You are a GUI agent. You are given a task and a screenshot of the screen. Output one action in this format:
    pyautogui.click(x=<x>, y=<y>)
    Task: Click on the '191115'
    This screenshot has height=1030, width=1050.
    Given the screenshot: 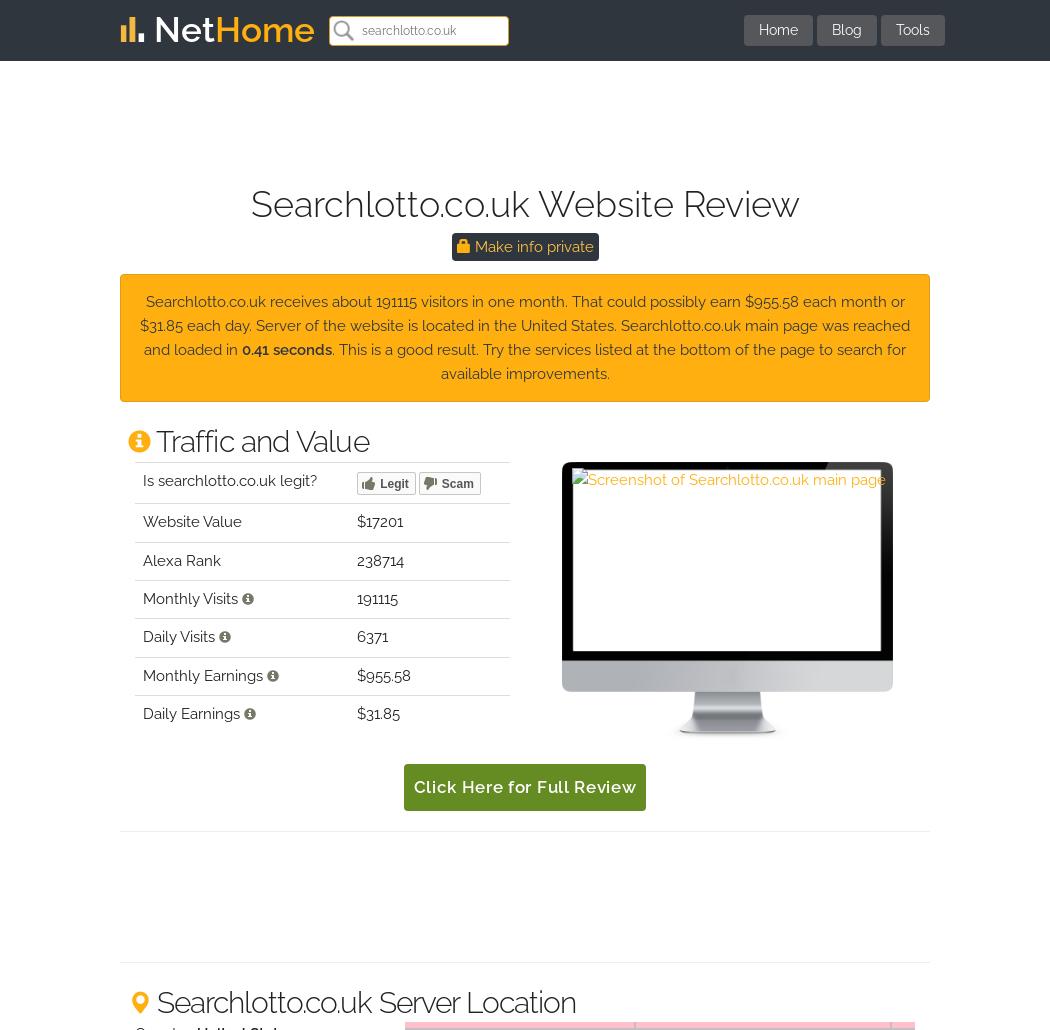 What is the action you would take?
    pyautogui.click(x=377, y=598)
    